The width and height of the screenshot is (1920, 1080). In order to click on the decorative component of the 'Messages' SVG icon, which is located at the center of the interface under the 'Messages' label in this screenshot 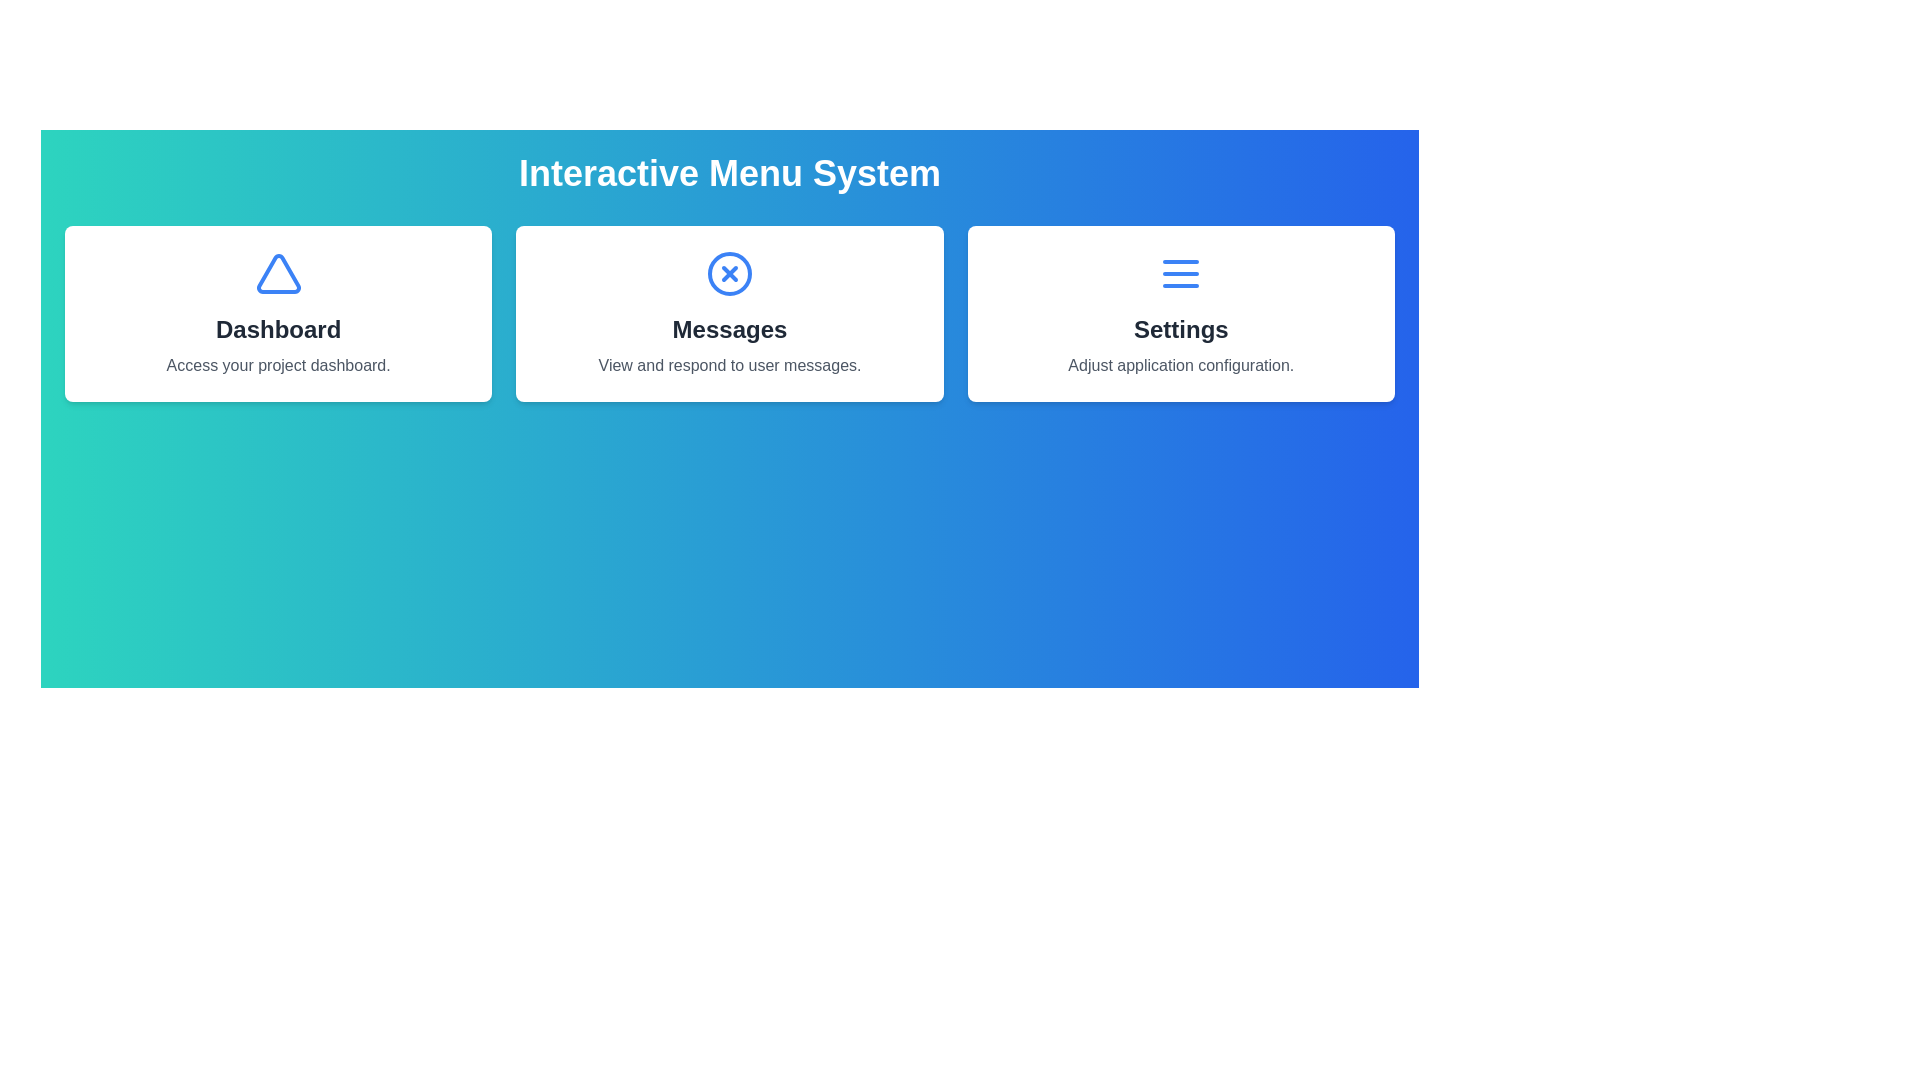, I will do `click(728, 273)`.